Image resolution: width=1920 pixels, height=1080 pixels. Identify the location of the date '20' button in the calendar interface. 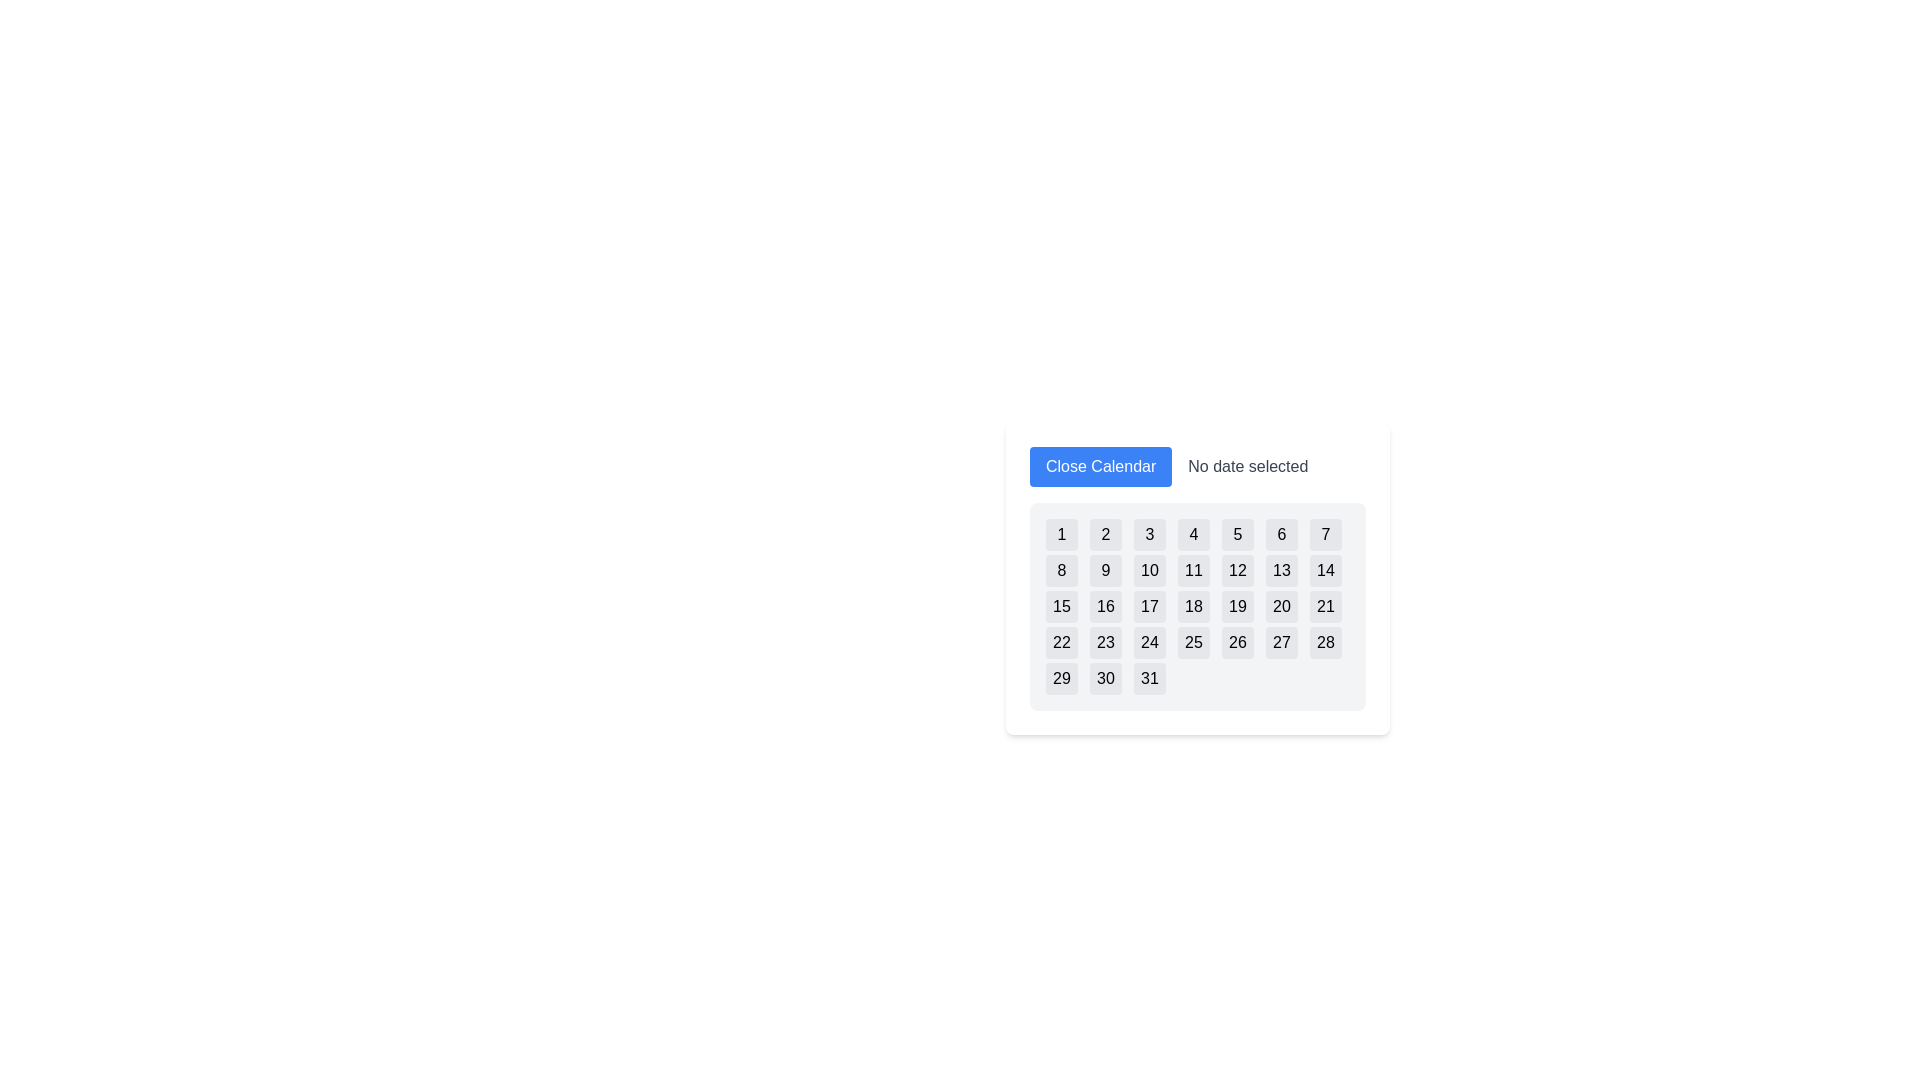
(1281, 605).